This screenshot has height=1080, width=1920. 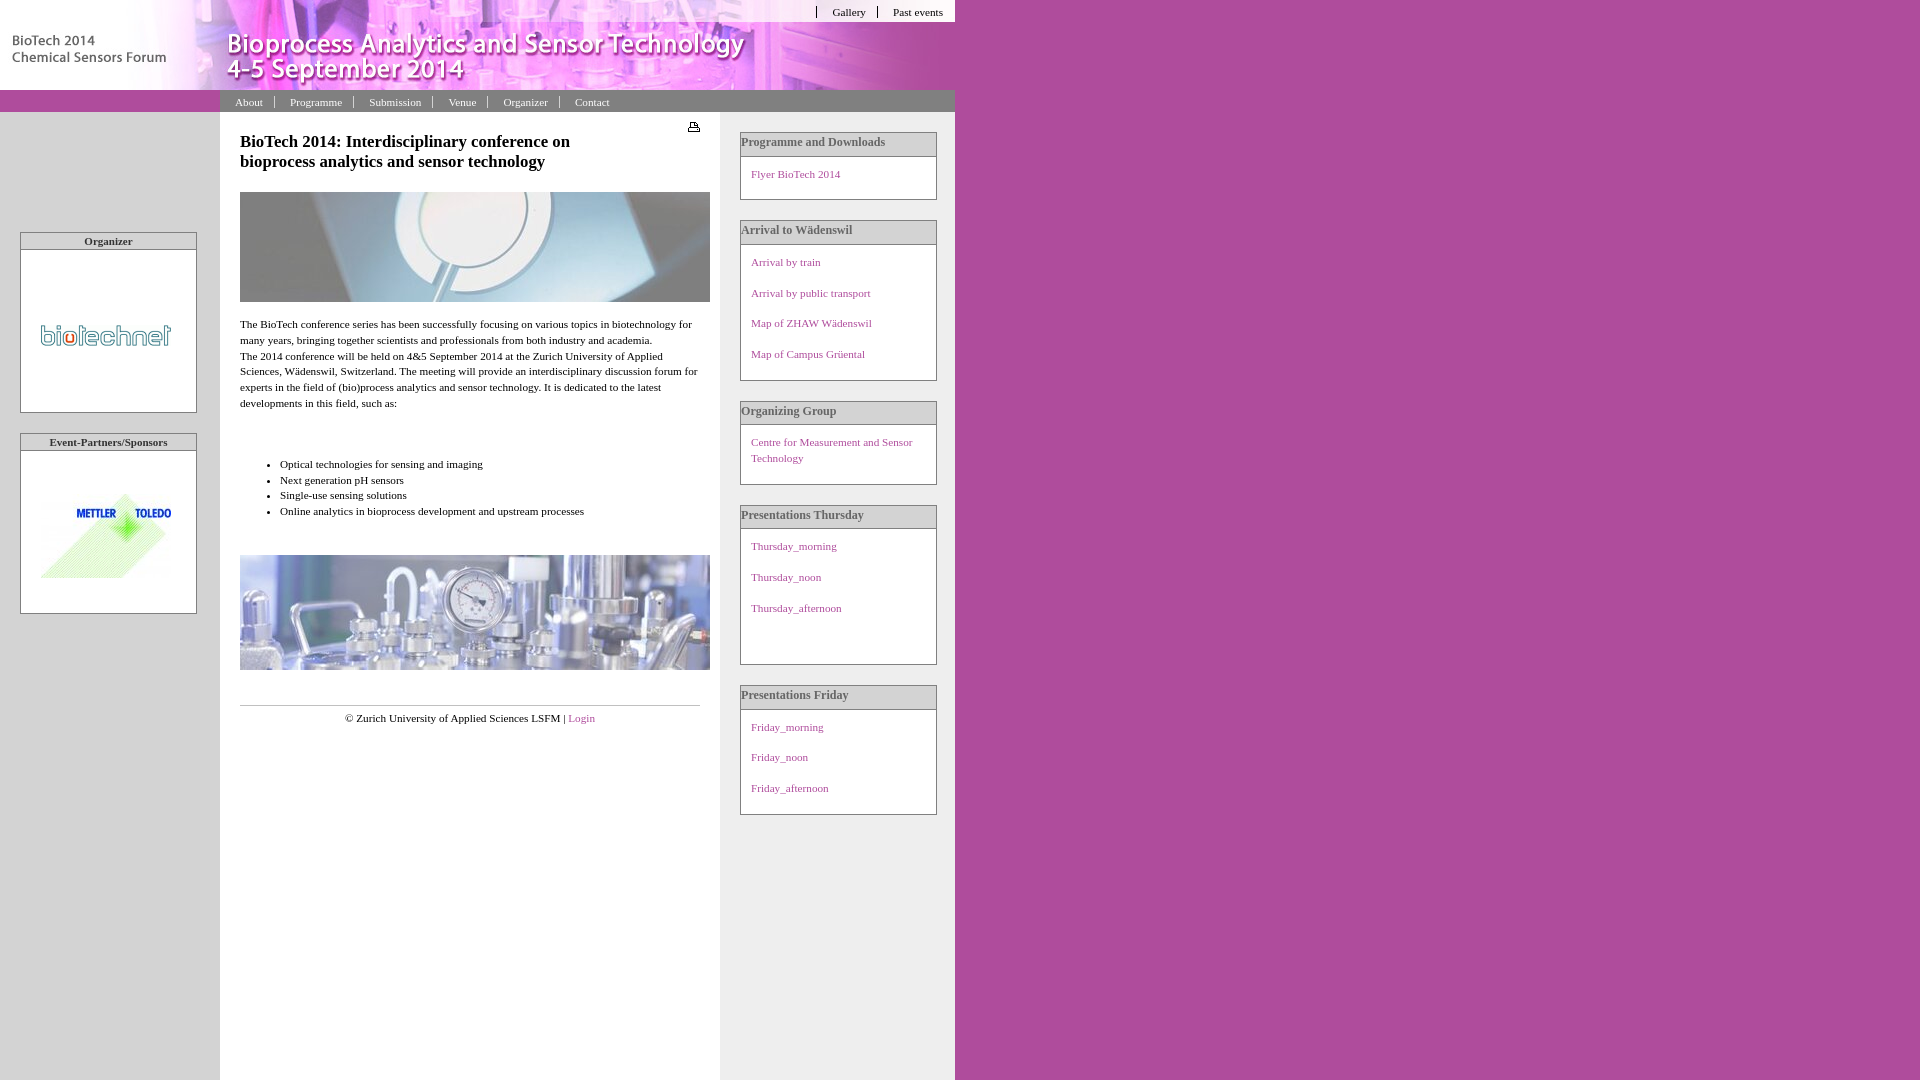 I want to click on 'Centre for Measurement and Sensor Technology', so click(x=831, y=450).